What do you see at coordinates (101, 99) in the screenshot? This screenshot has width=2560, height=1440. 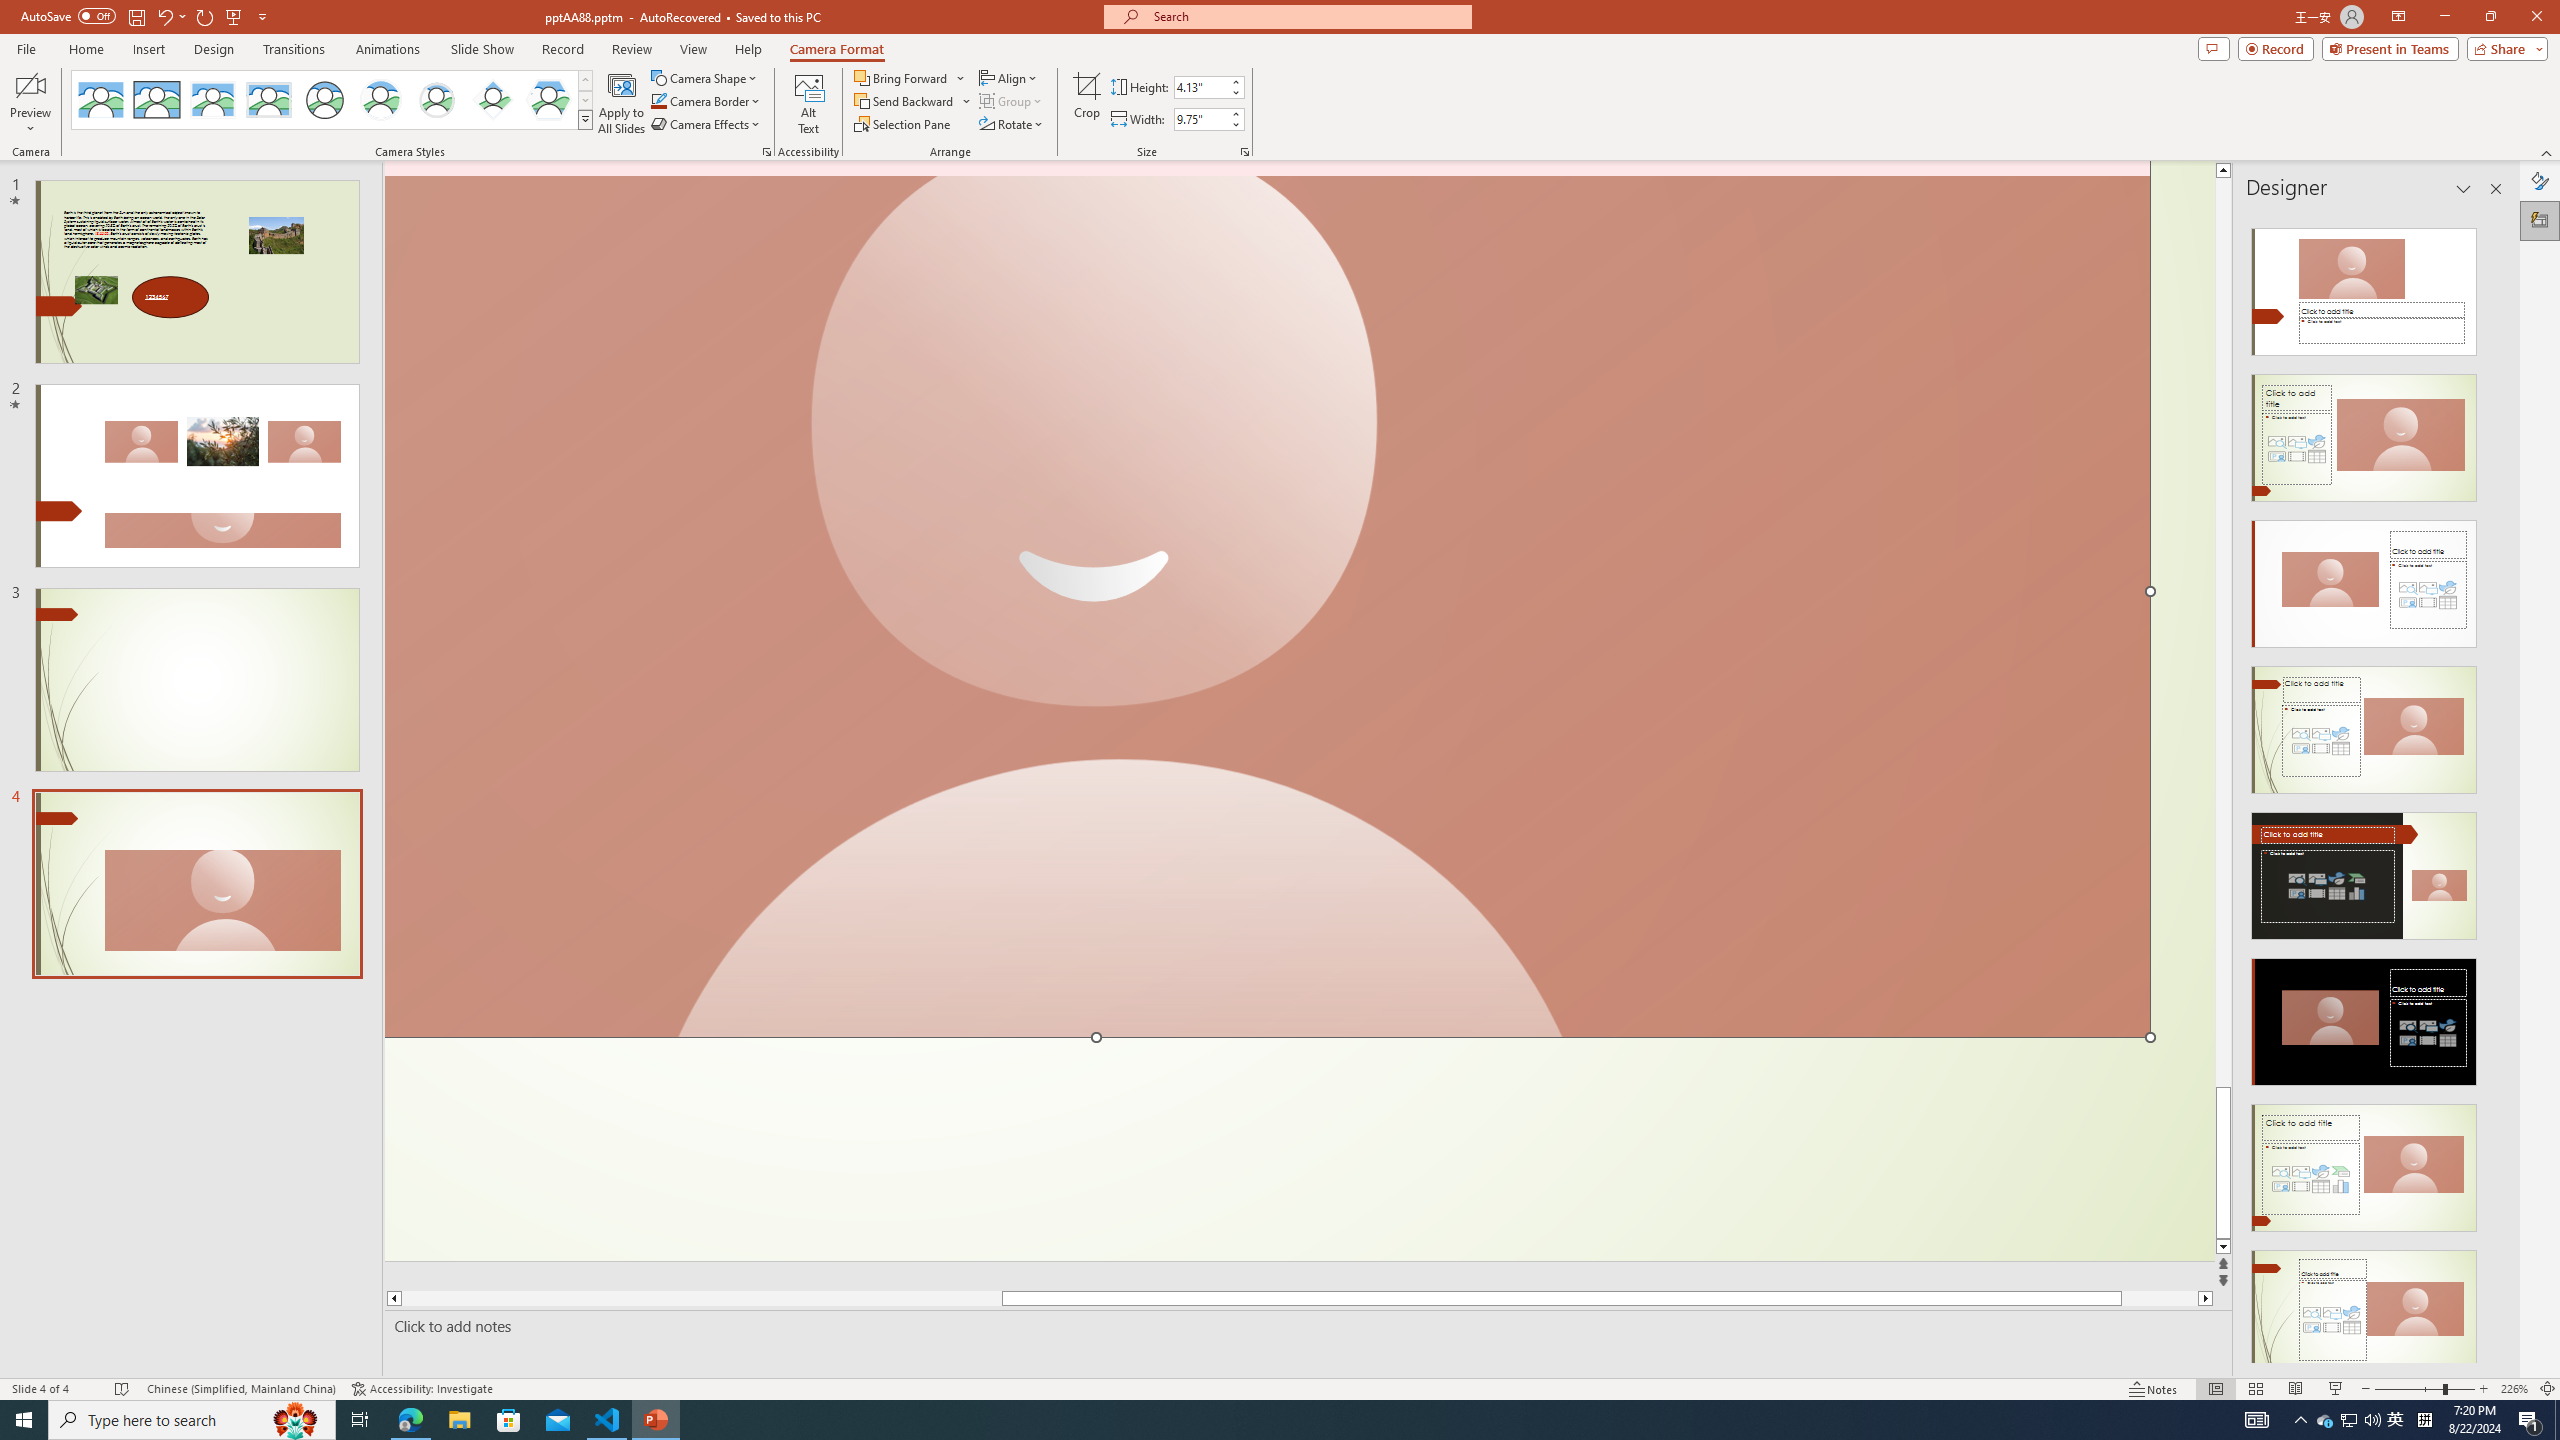 I see `'No Style'` at bounding box center [101, 99].